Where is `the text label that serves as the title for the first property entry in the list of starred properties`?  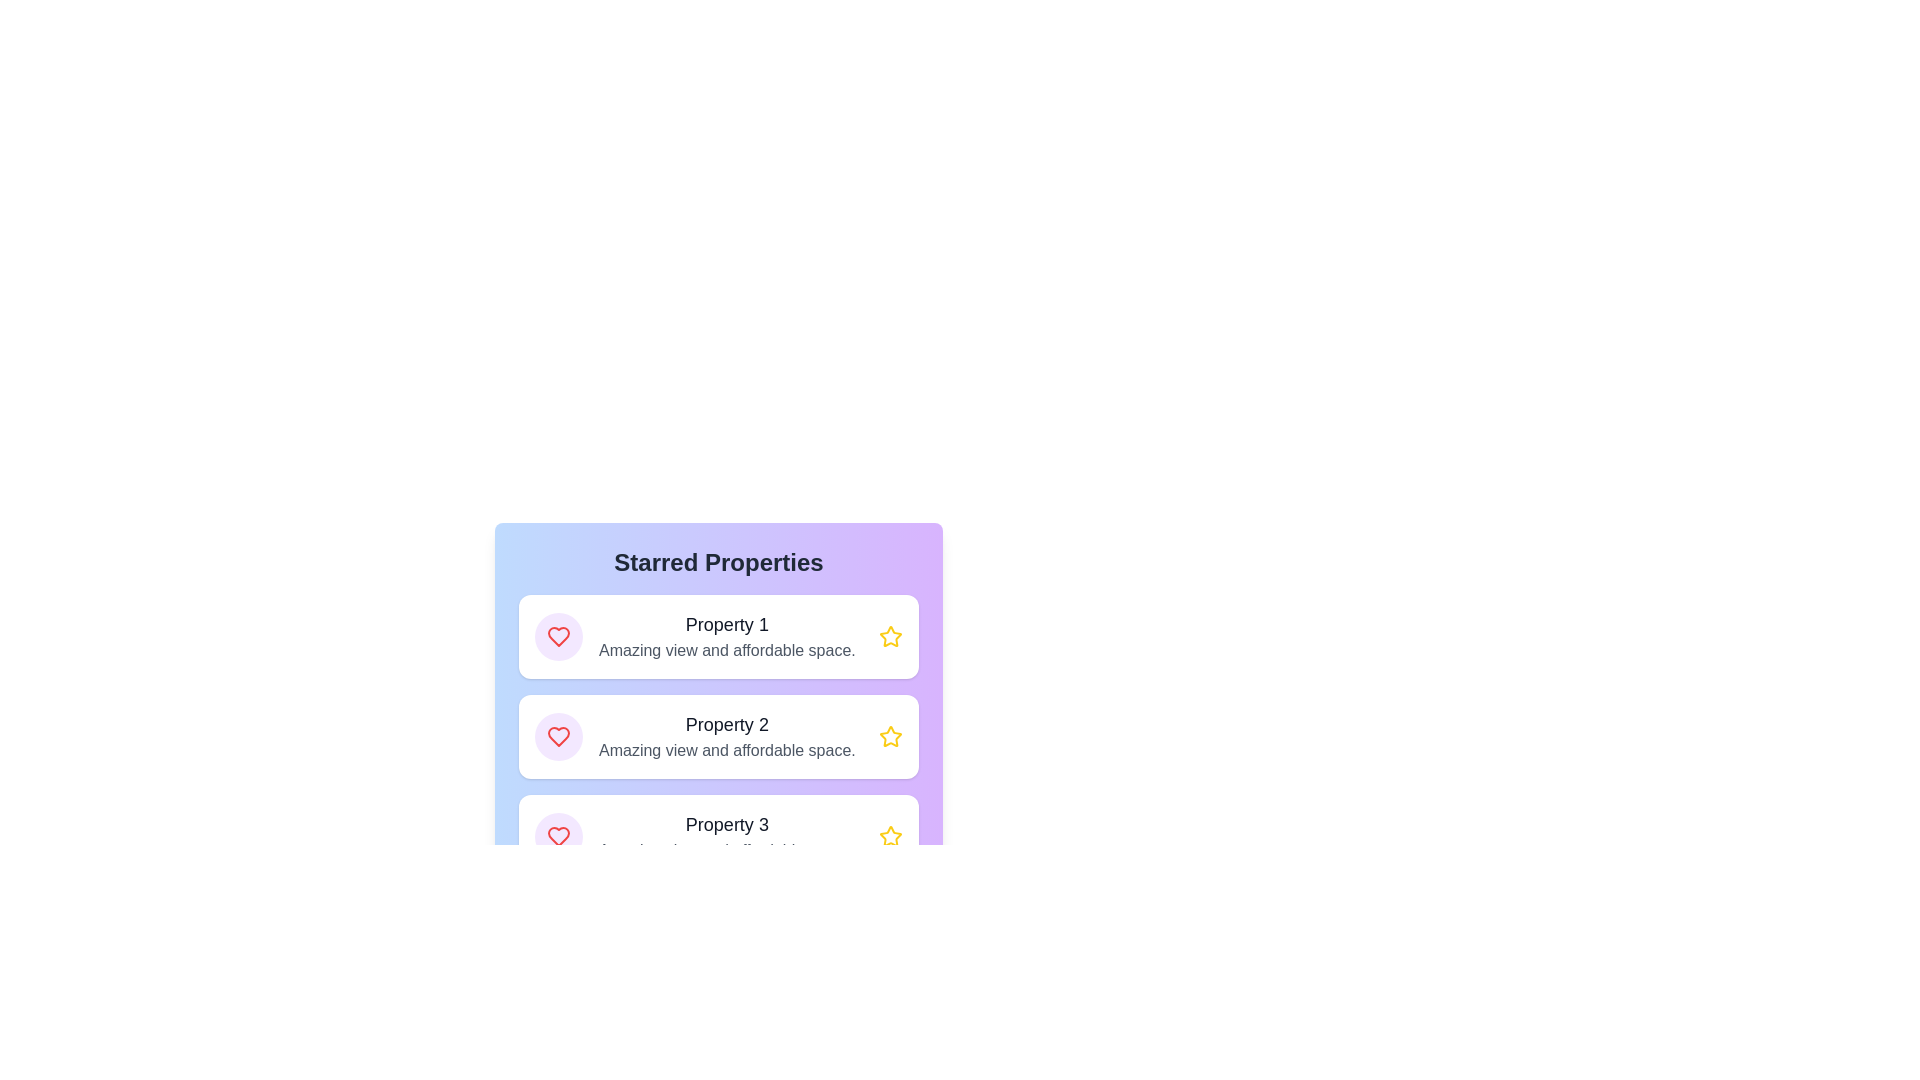 the text label that serves as the title for the first property entry in the list of starred properties is located at coordinates (726, 623).